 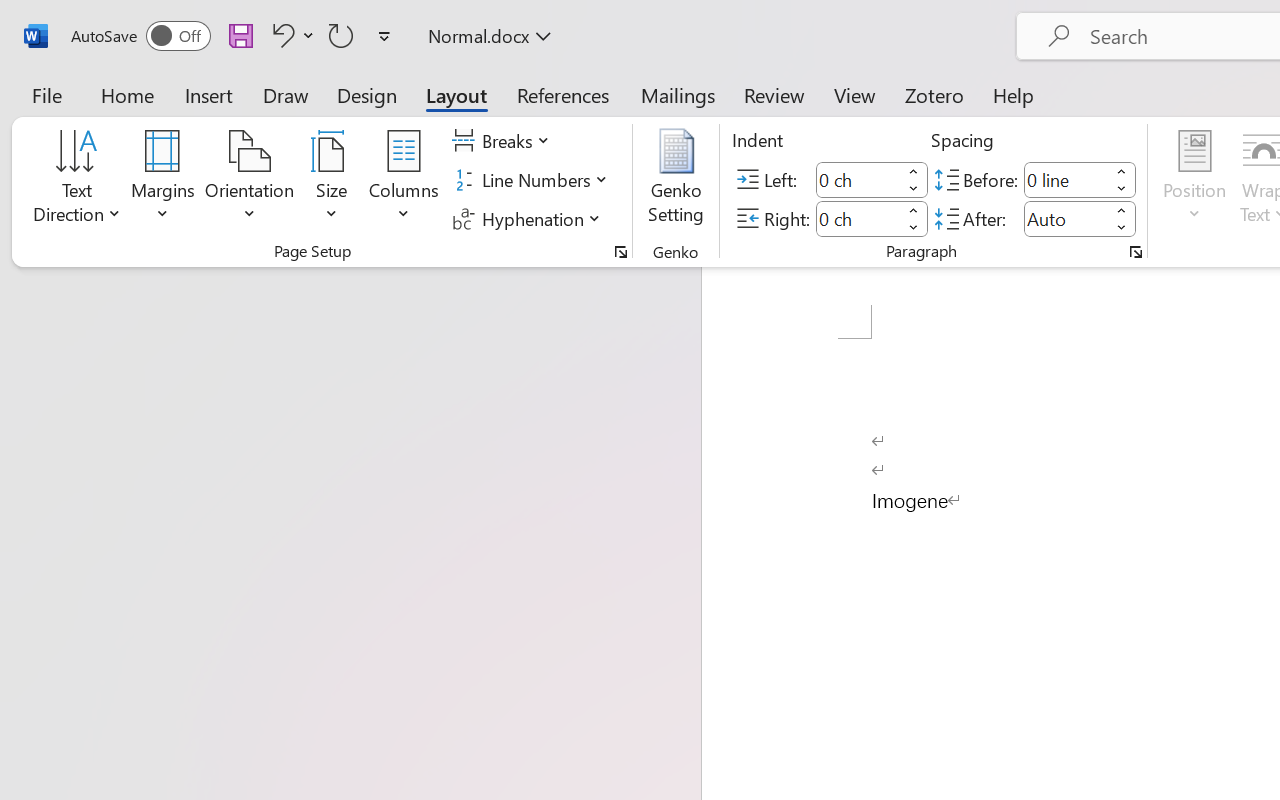 I want to click on 'Indent Left', so click(x=858, y=178).